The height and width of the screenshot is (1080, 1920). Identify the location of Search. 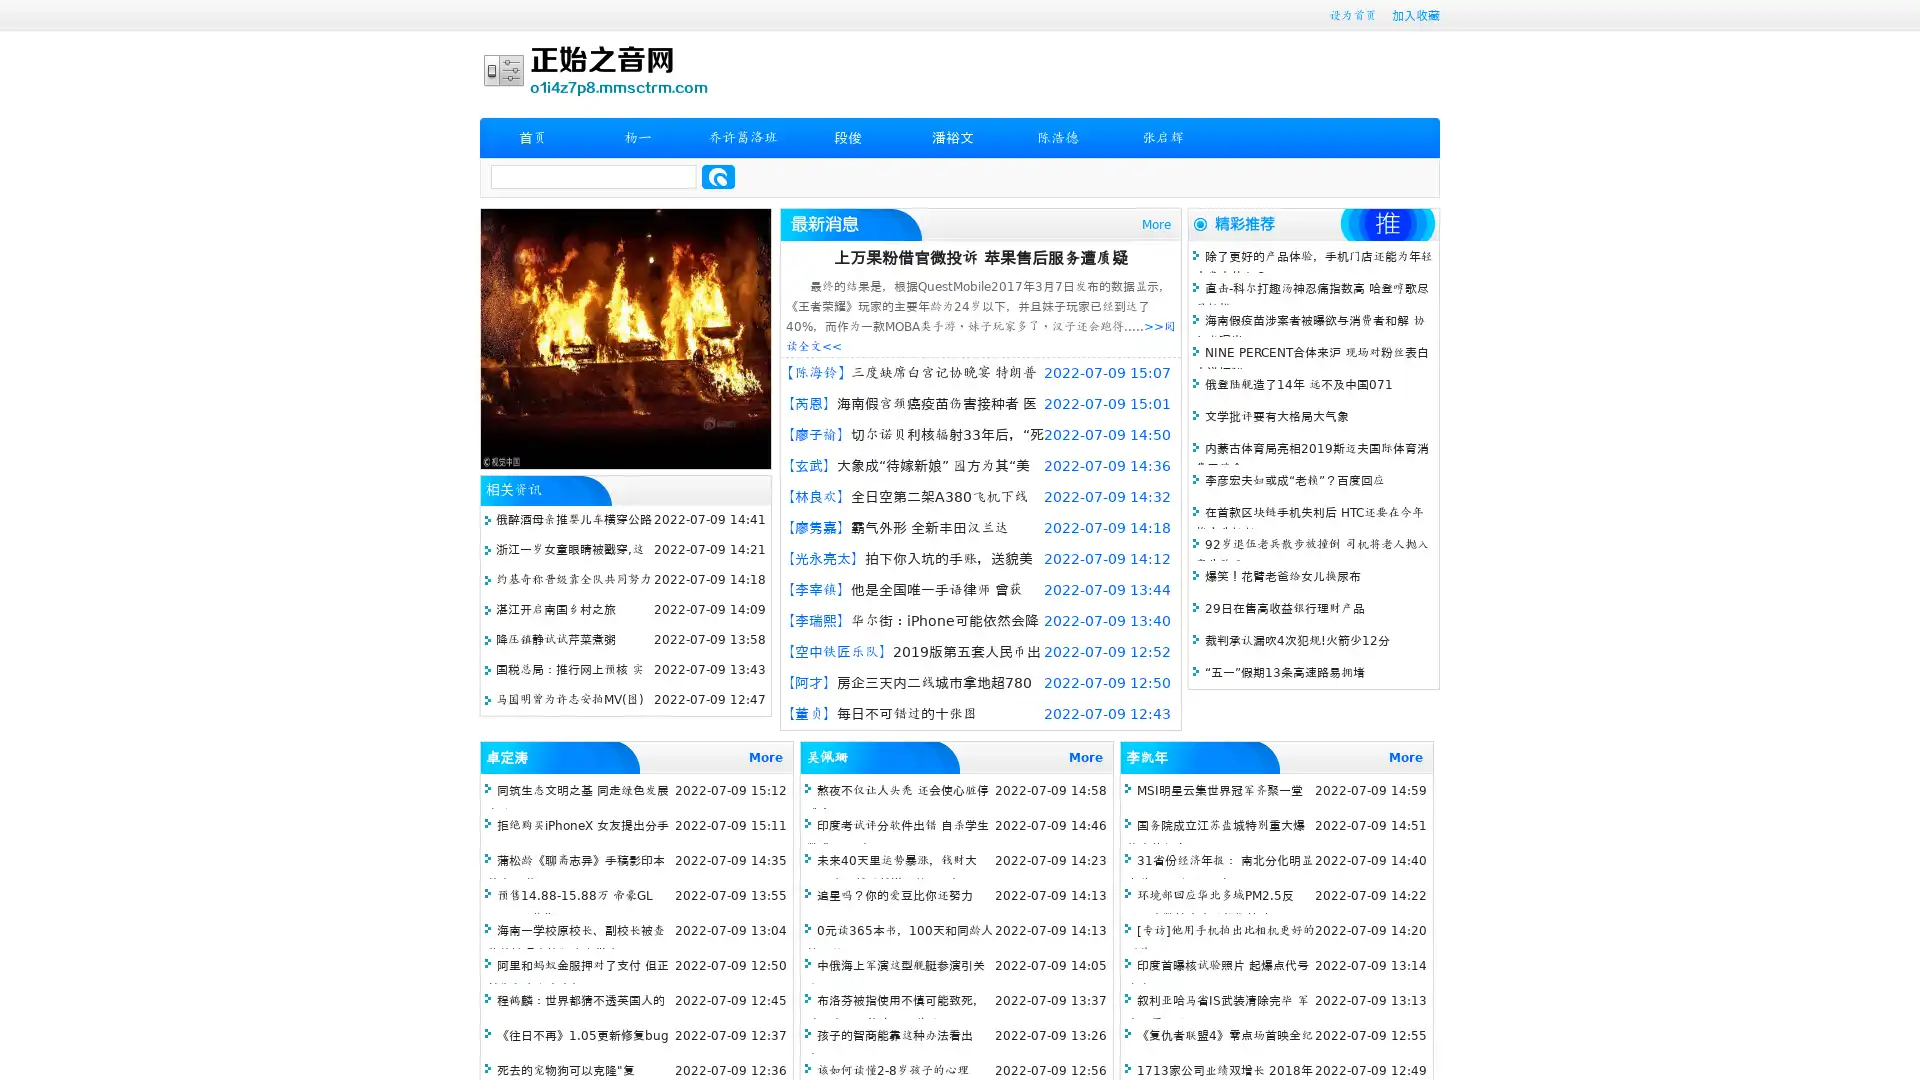
(718, 176).